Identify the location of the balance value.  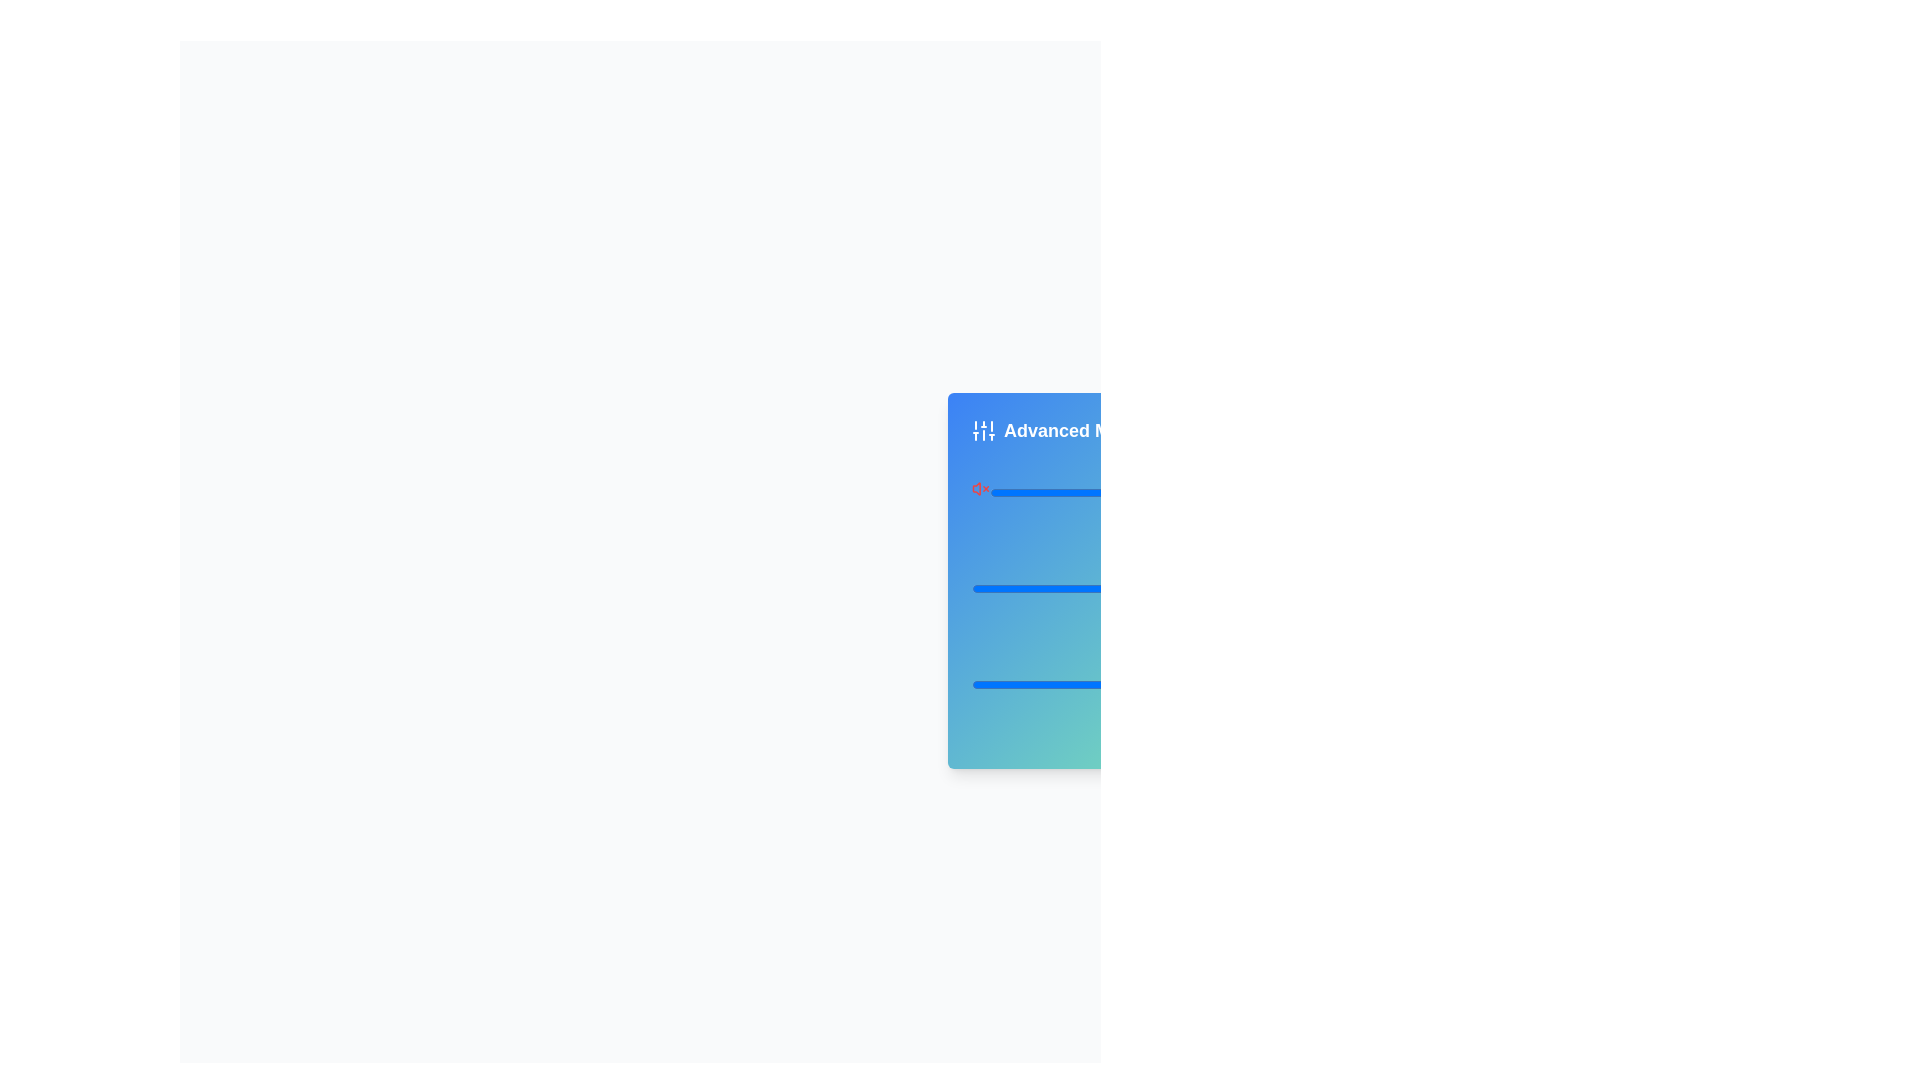
(1078, 588).